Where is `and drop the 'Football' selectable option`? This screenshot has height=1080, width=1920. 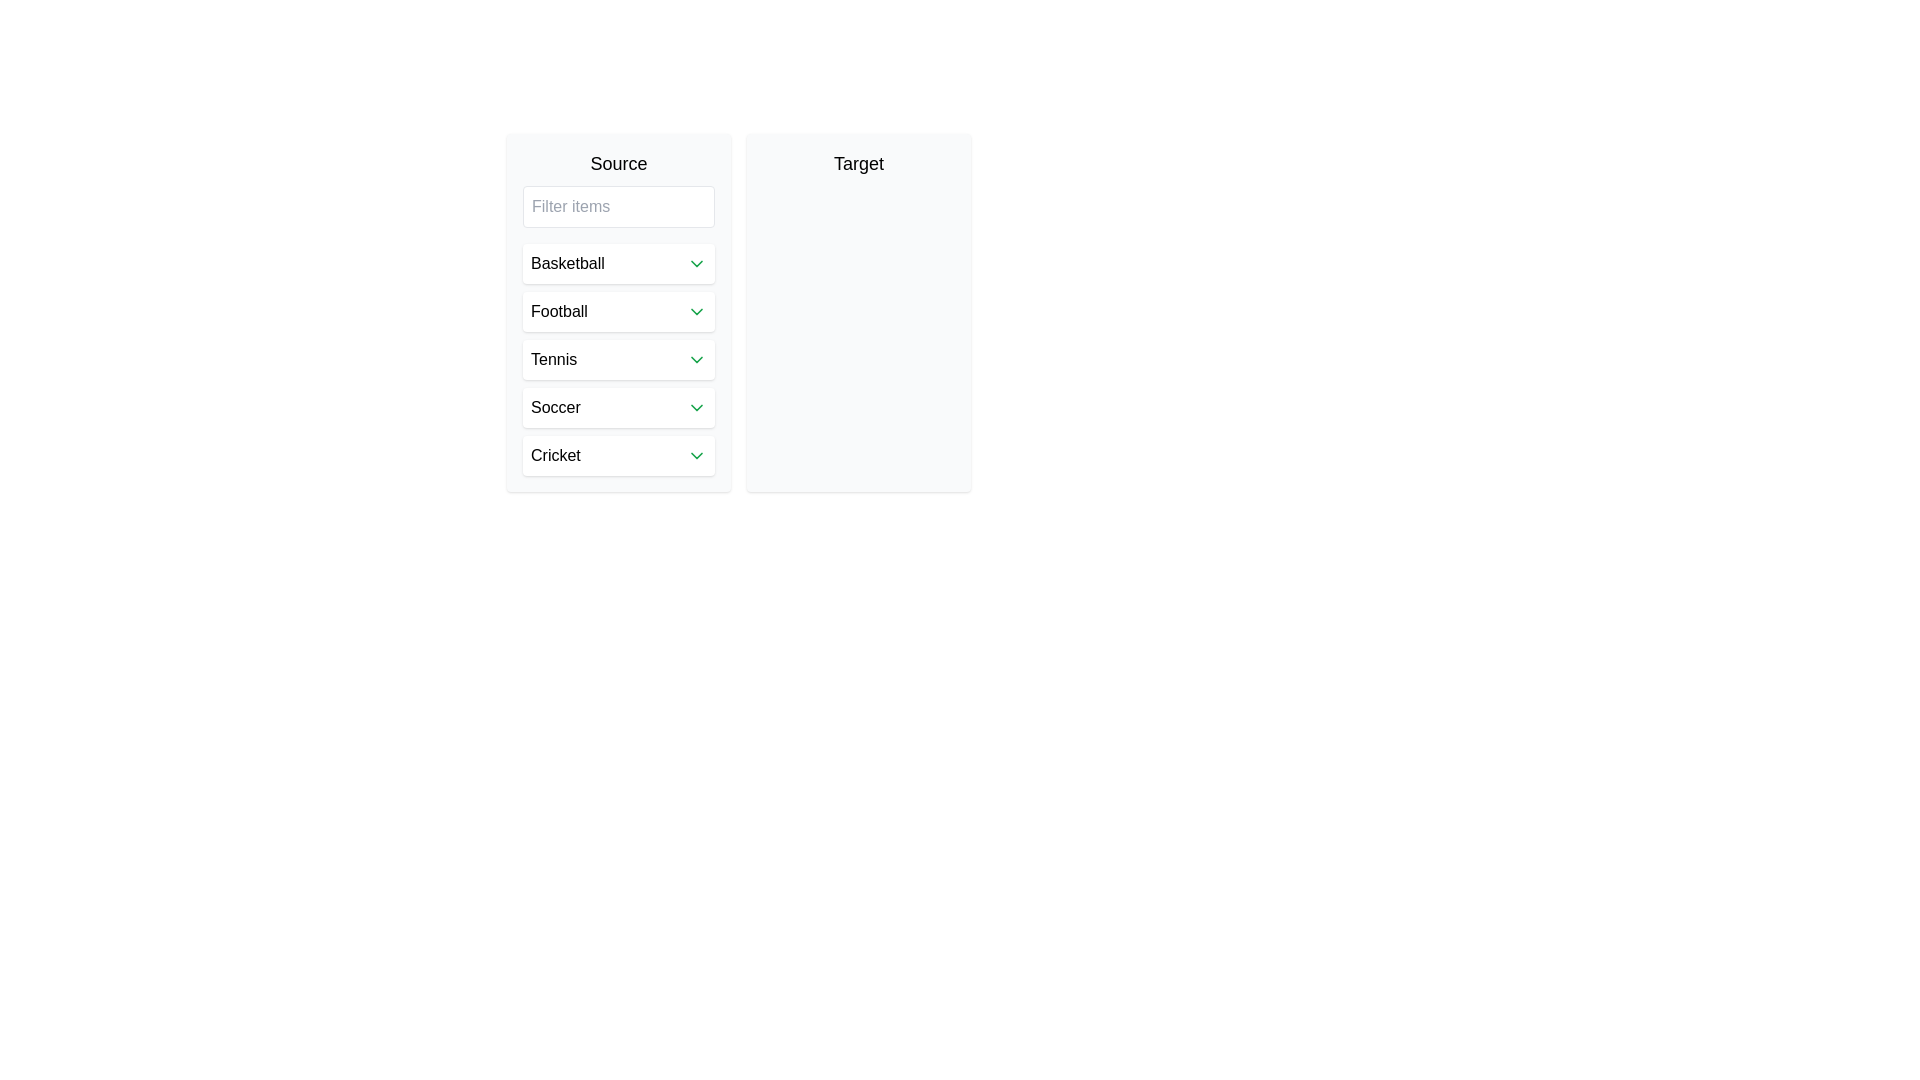 and drop the 'Football' selectable option is located at coordinates (618, 312).